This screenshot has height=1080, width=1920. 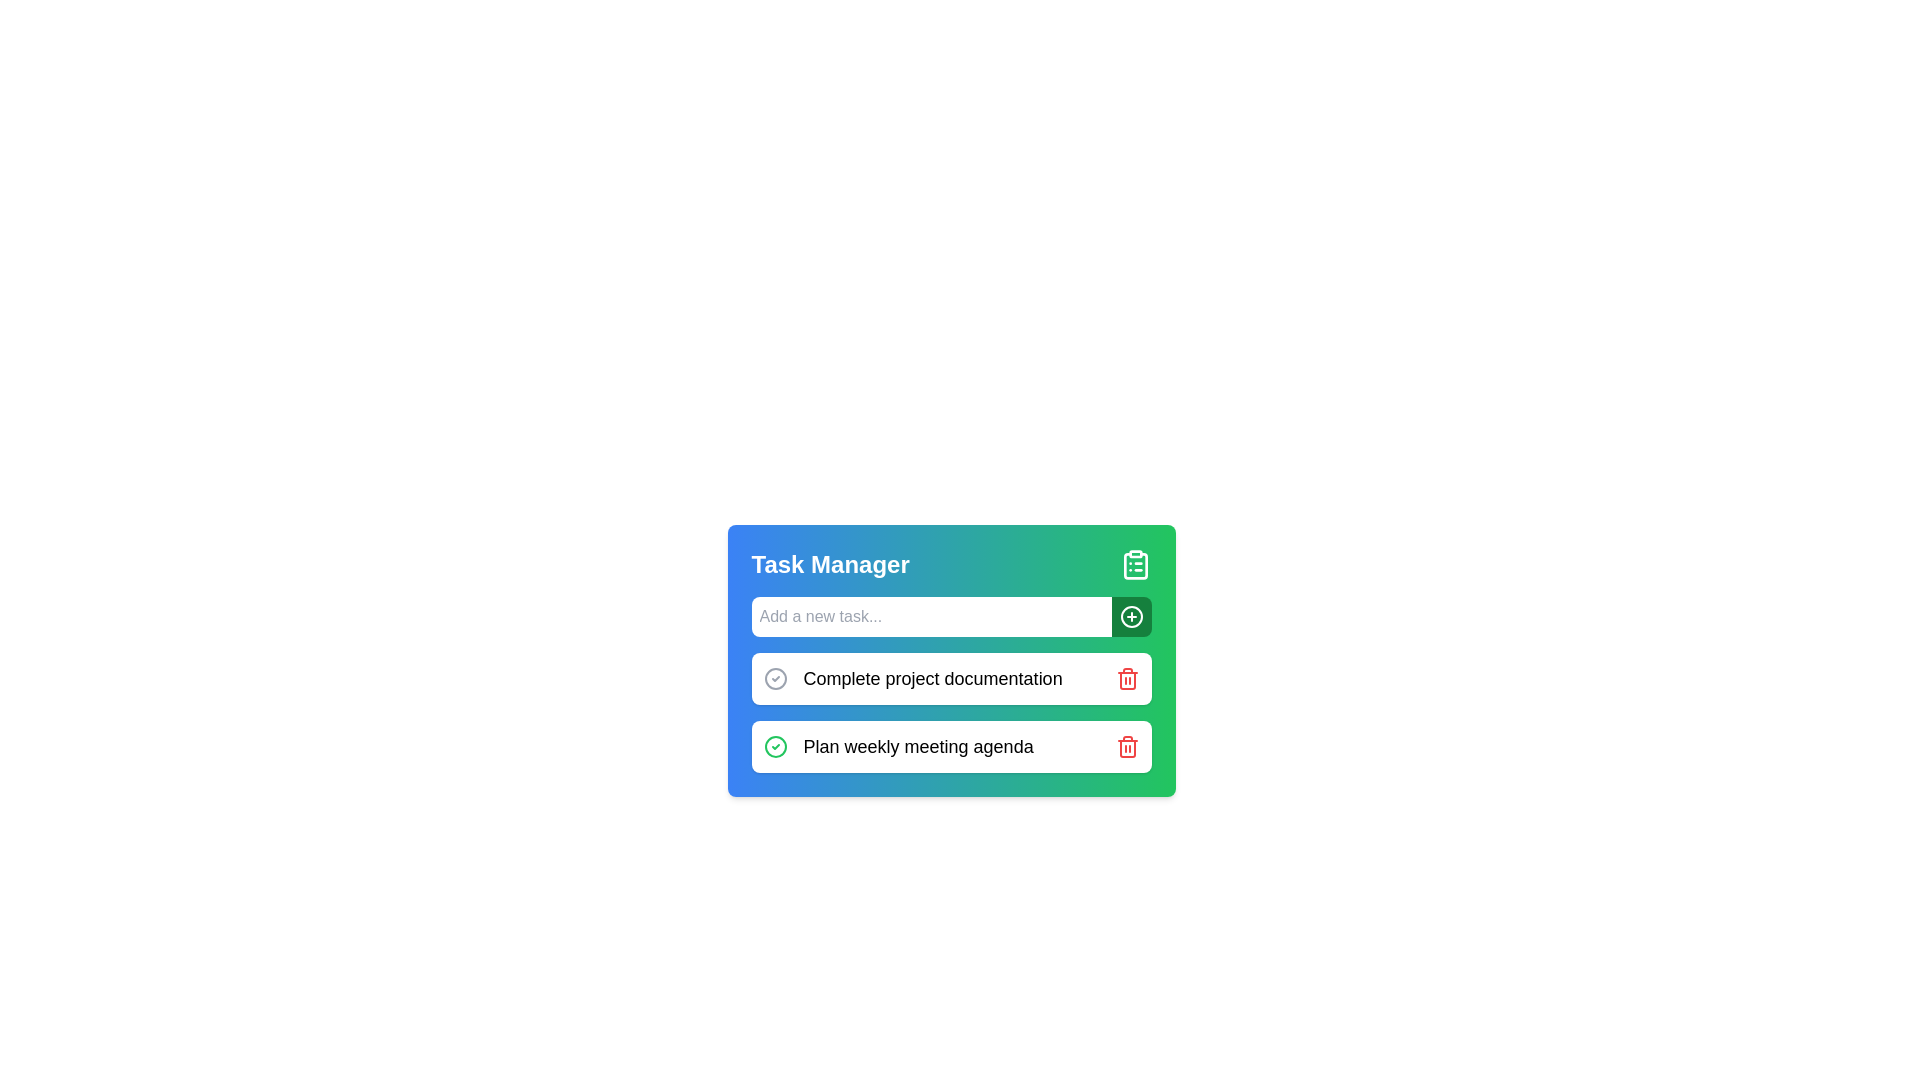 What do you see at coordinates (1131, 616) in the screenshot?
I see `the button used to trigger the addition of a new task, located to the immediate right of the task input field in the task management panel` at bounding box center [1131, 616].